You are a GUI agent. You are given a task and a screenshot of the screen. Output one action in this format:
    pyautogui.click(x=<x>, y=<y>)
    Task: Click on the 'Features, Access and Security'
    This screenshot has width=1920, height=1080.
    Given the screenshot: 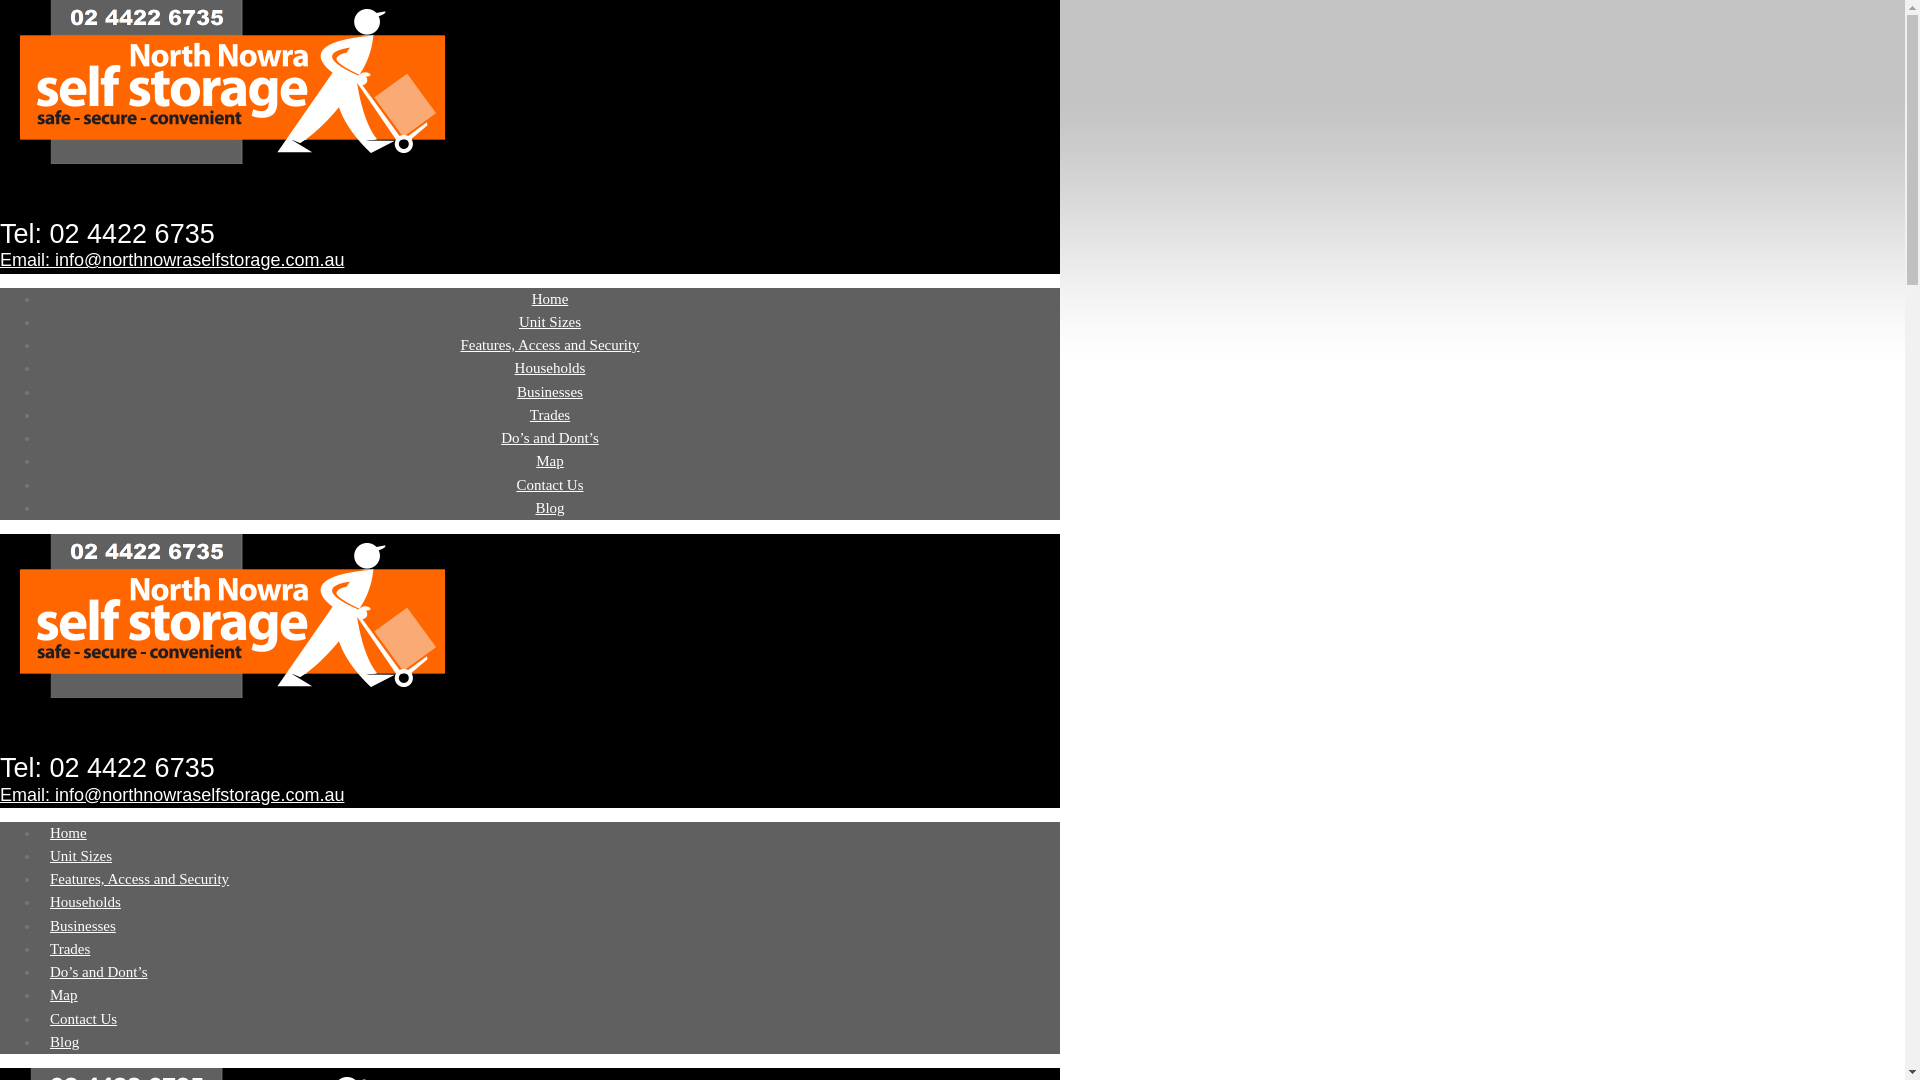 What is the action you would take?
    pyautogui.click(x=138, y=878)
    